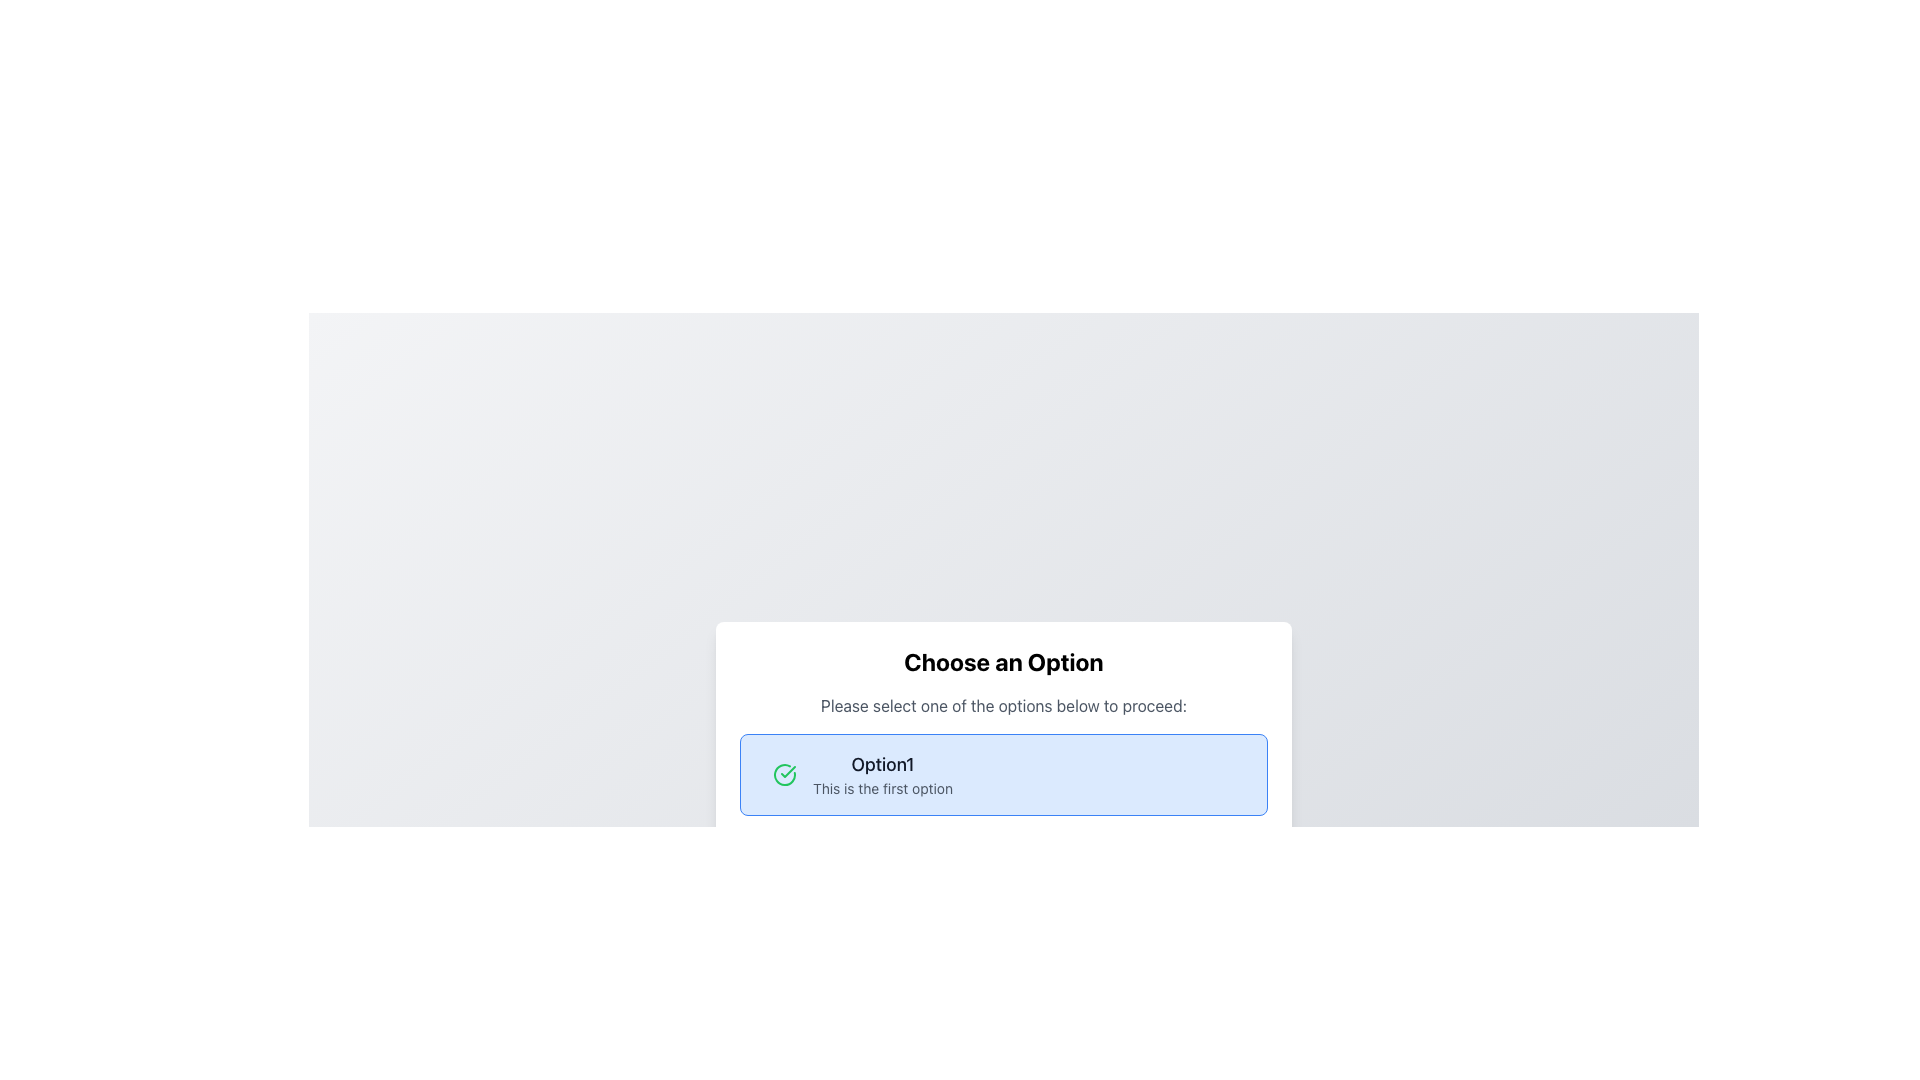 The width and height of the screenshot is (1920, 1080). Describe the element at coordinates (784, 774) in the screenshot. I see `the green checkmark icon located at the top-left region of 'Option1' to determine the selection status` at that location.